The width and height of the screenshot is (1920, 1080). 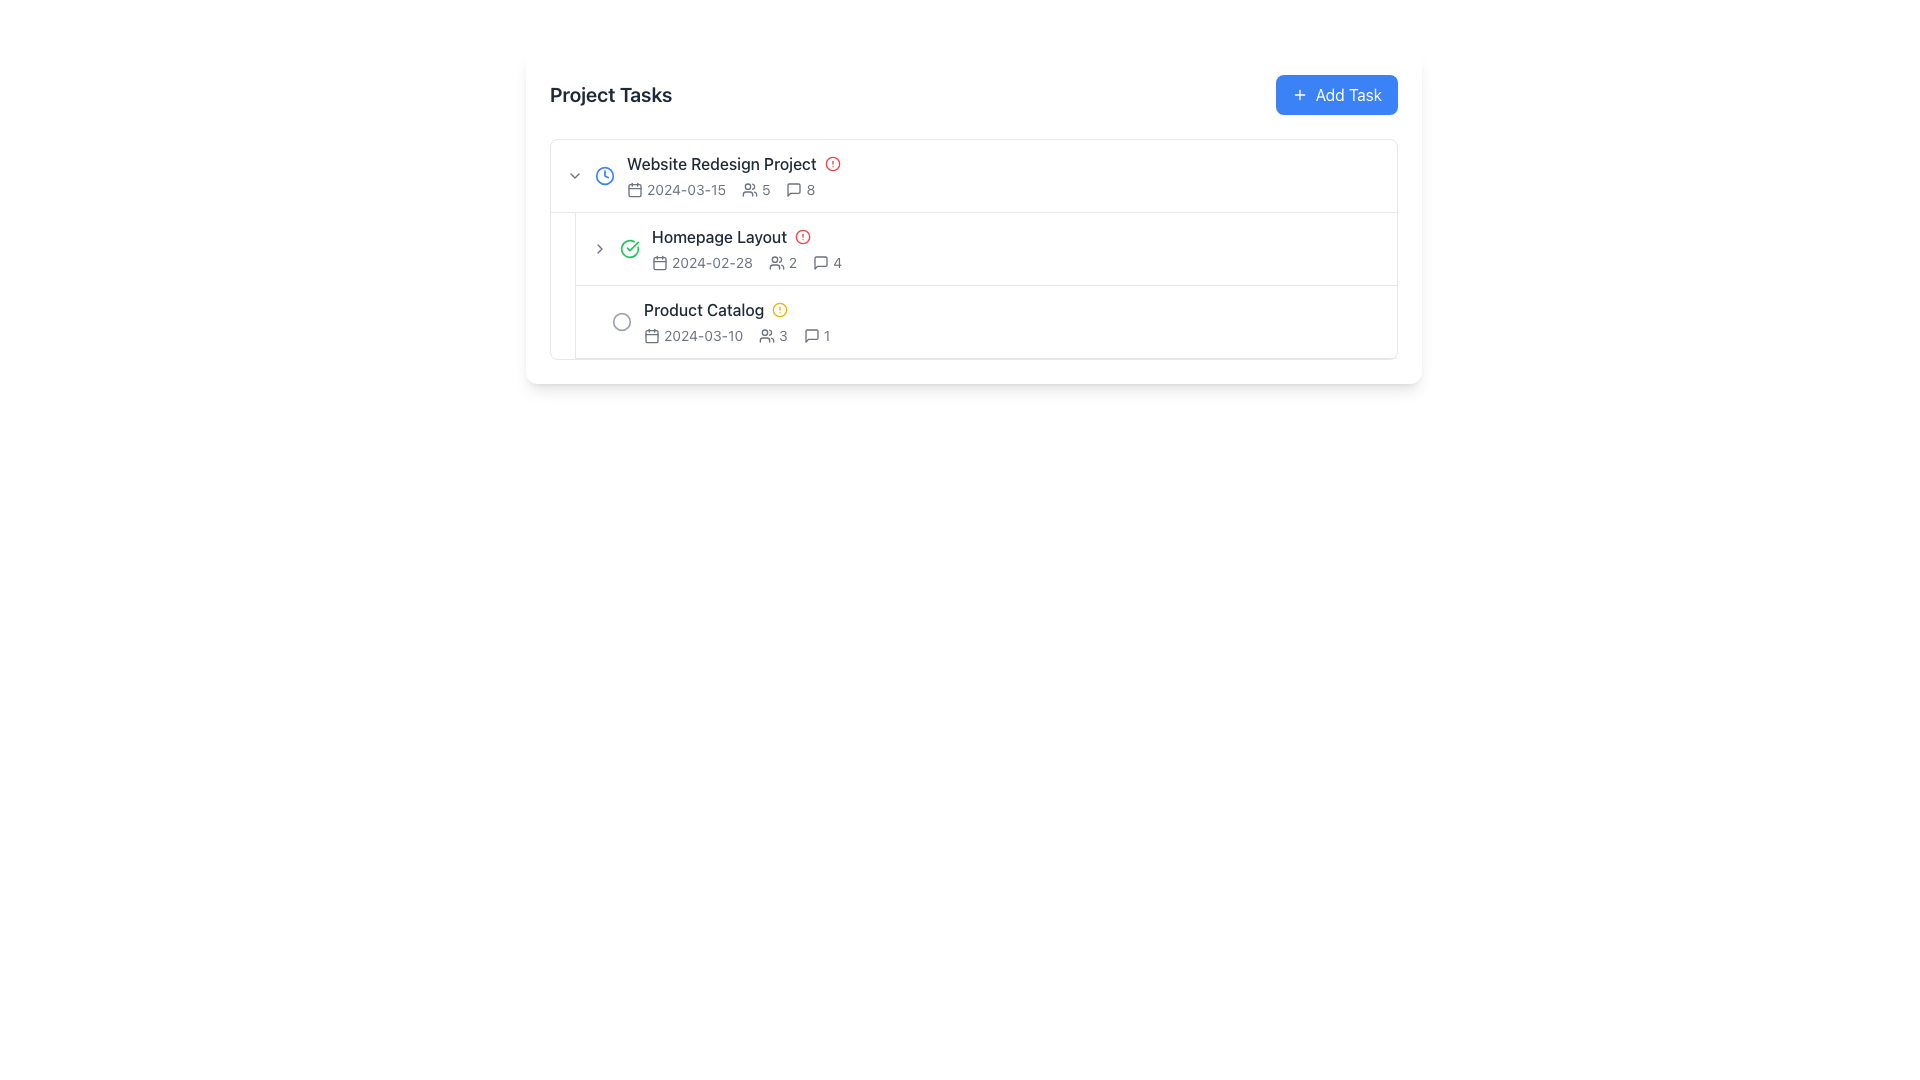 What do you see at coordinates (826, 261) in the screenshot?
I see `the information display component, which consists of a speech bubble icon followed by the number '4', located in the second row of the task list adjacent to the 'Homepage Layout' task` at bounding box center [826, 261].